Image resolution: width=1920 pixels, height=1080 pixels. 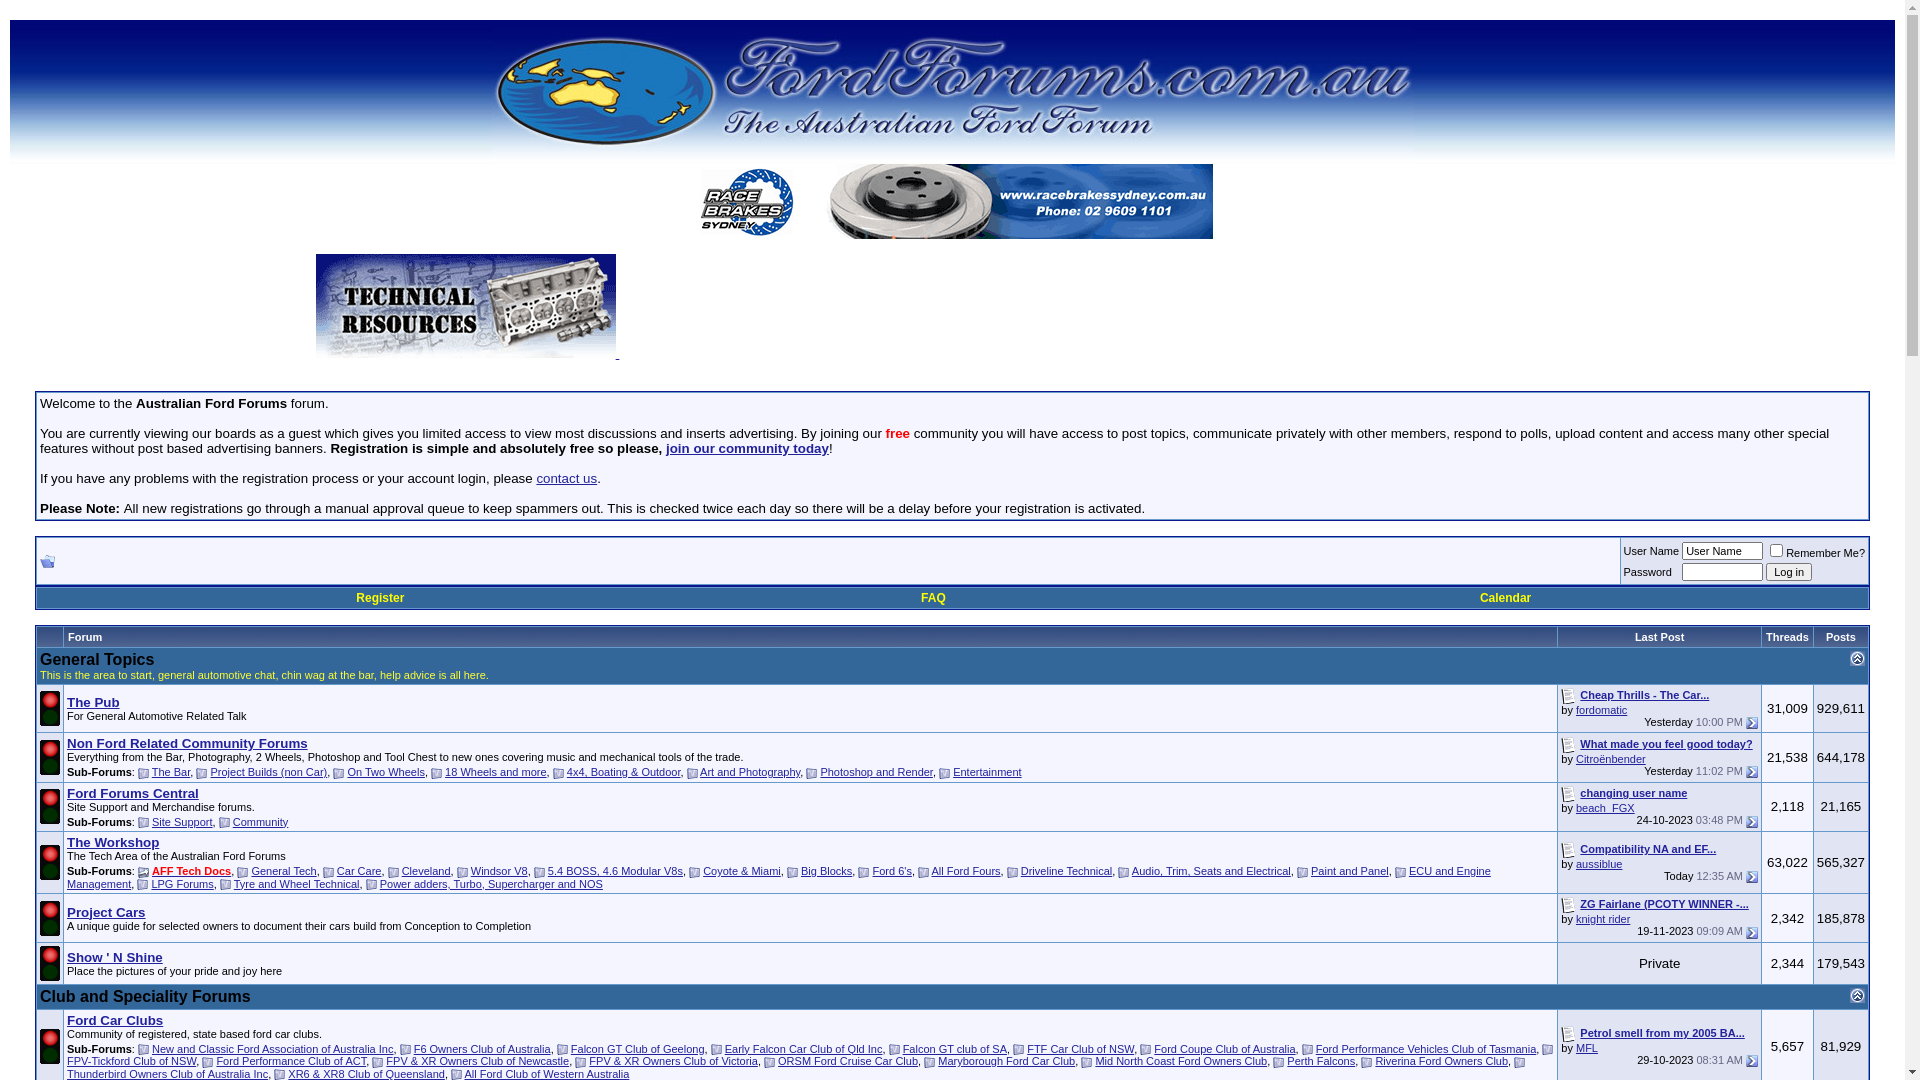 What do you see at coordinates (637, 1048) in the screenshot?
I see `'Falcon GT Club of Geelong'` at bounding box center [637, 1048].